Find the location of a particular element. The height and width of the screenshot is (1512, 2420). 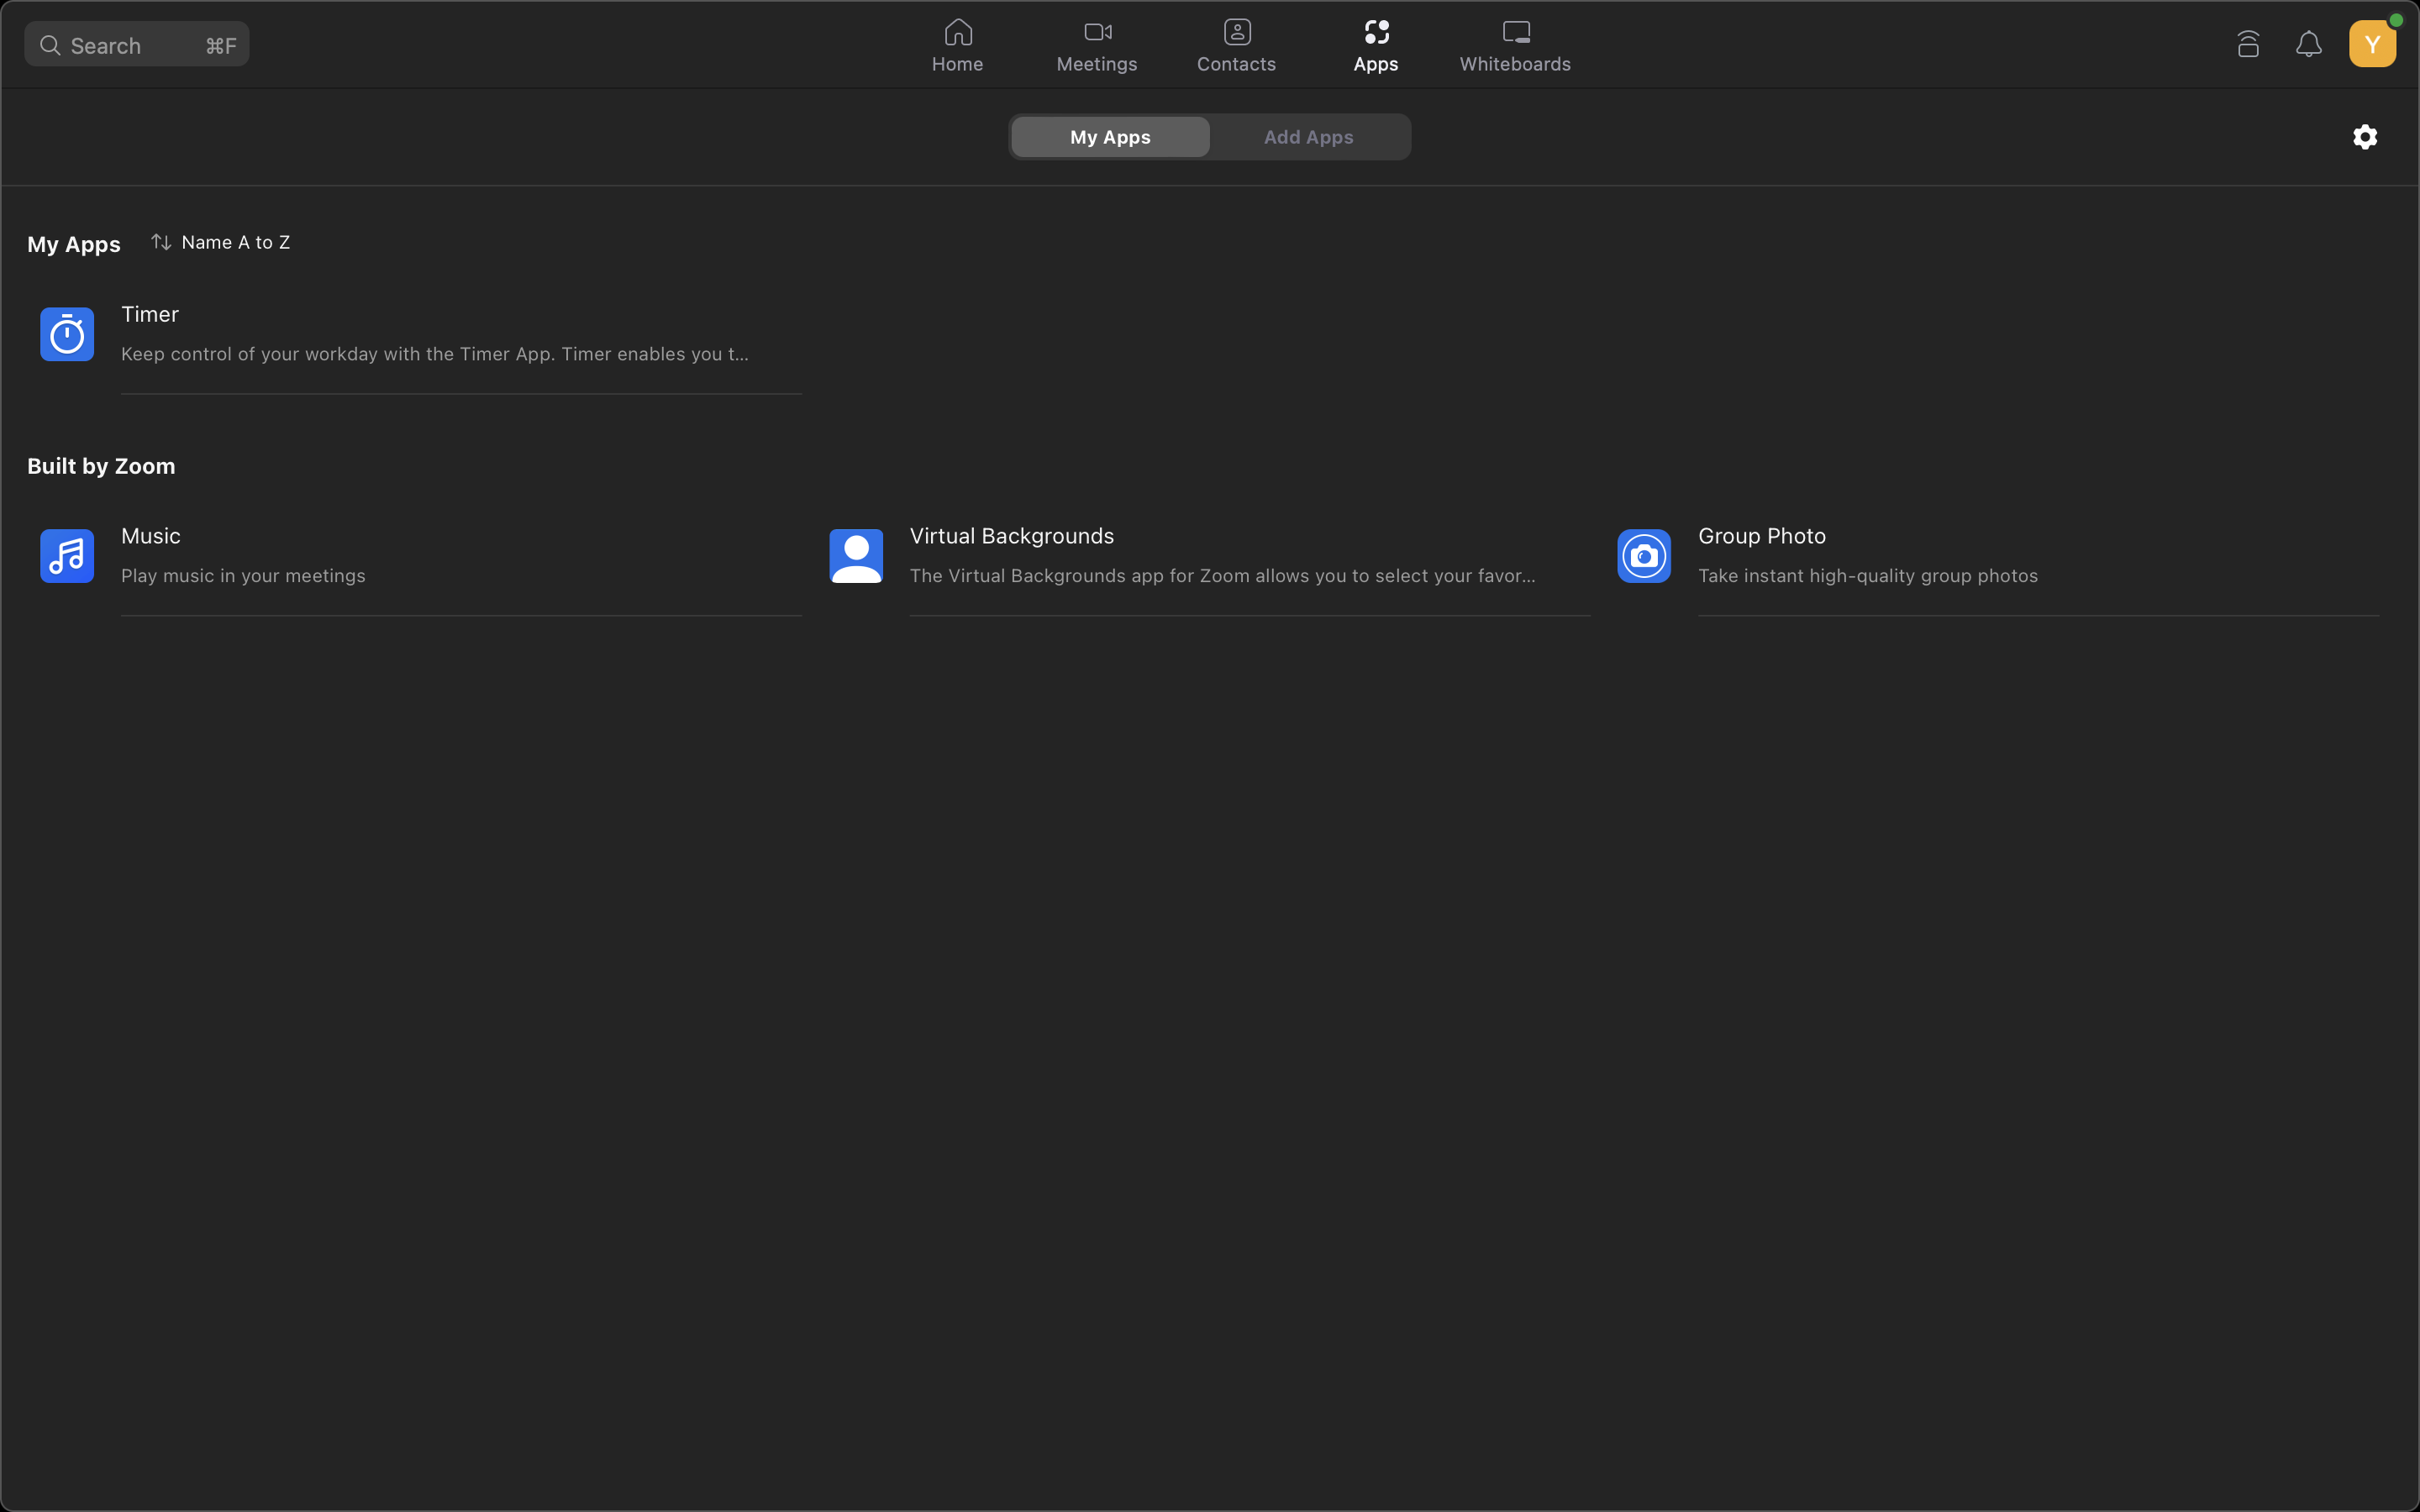

Start the timer software is located at coordinates (390, 333).